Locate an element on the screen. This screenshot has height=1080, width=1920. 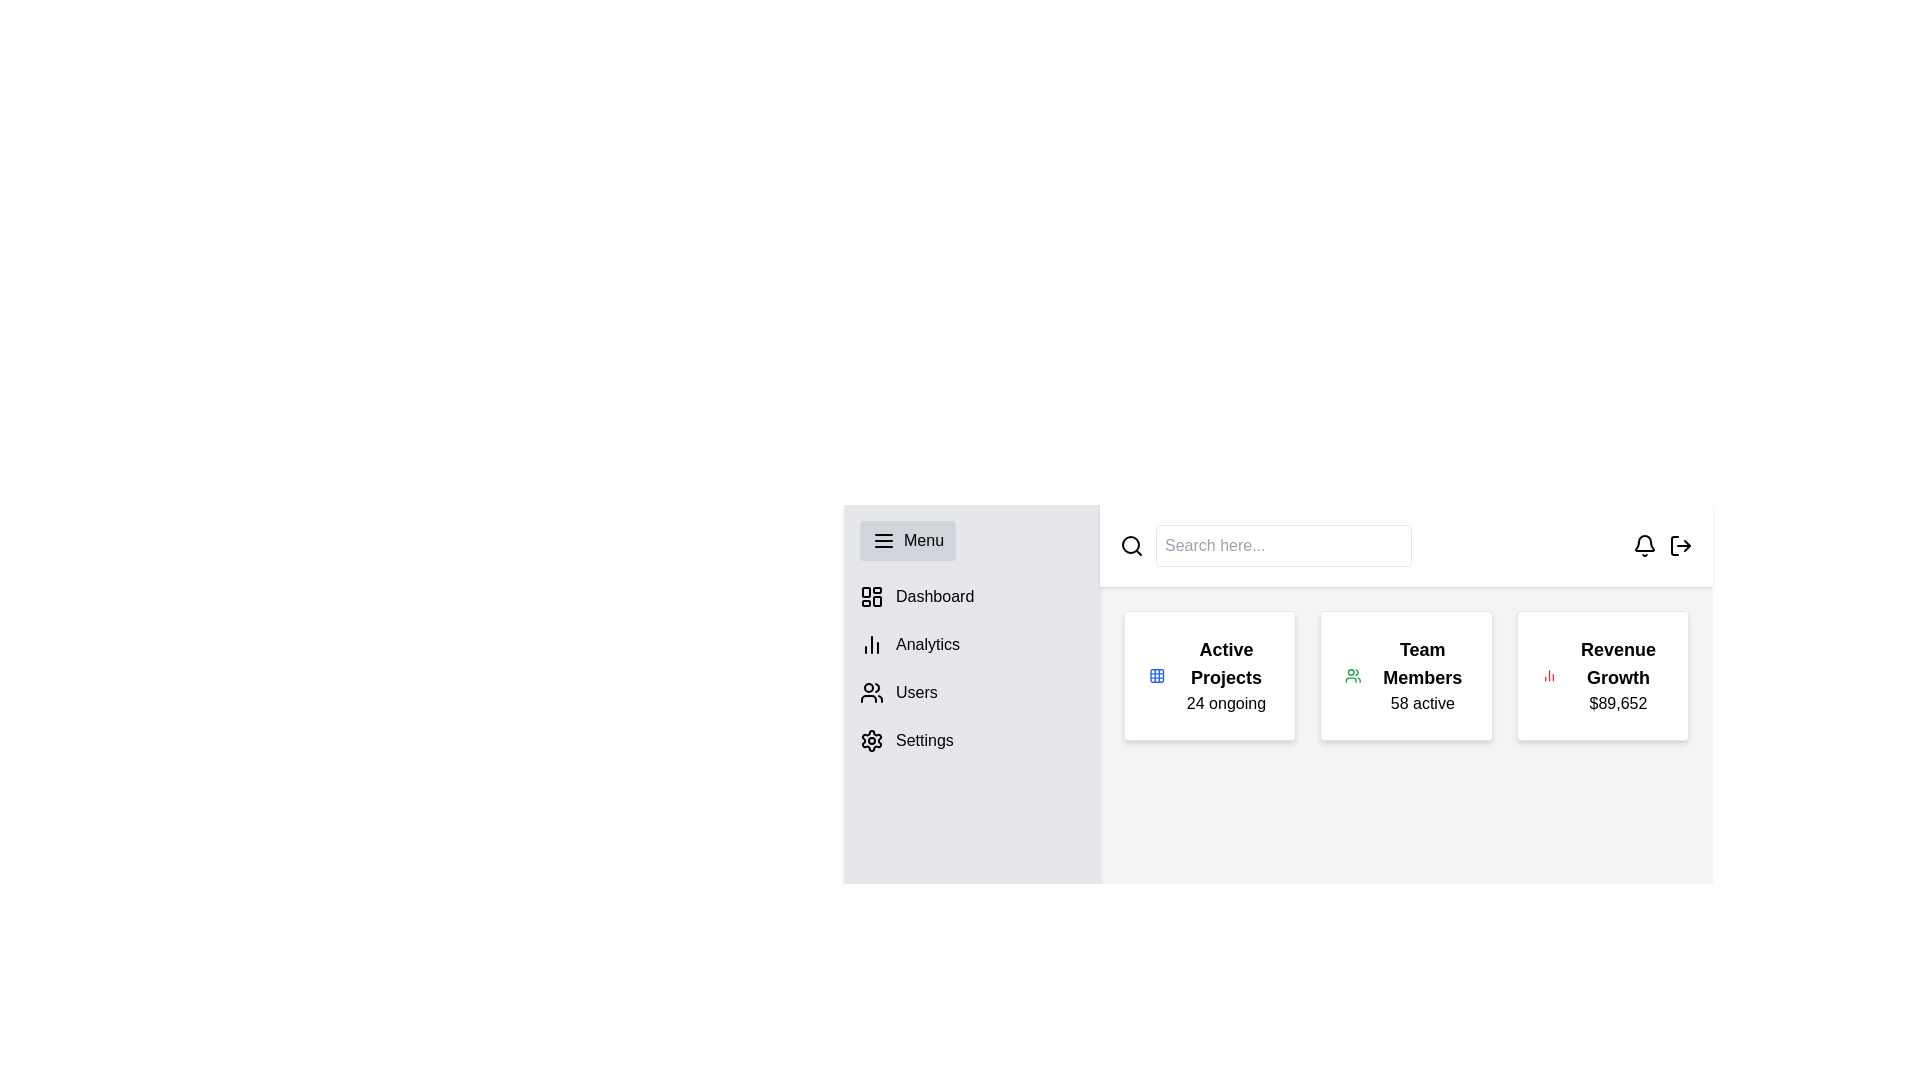
the 'Menu' button with a light gray background and a black icon of three horizontal lines, located at the top of the vertical sidebar on the left side of the interface is located at coordinates (906, 540).